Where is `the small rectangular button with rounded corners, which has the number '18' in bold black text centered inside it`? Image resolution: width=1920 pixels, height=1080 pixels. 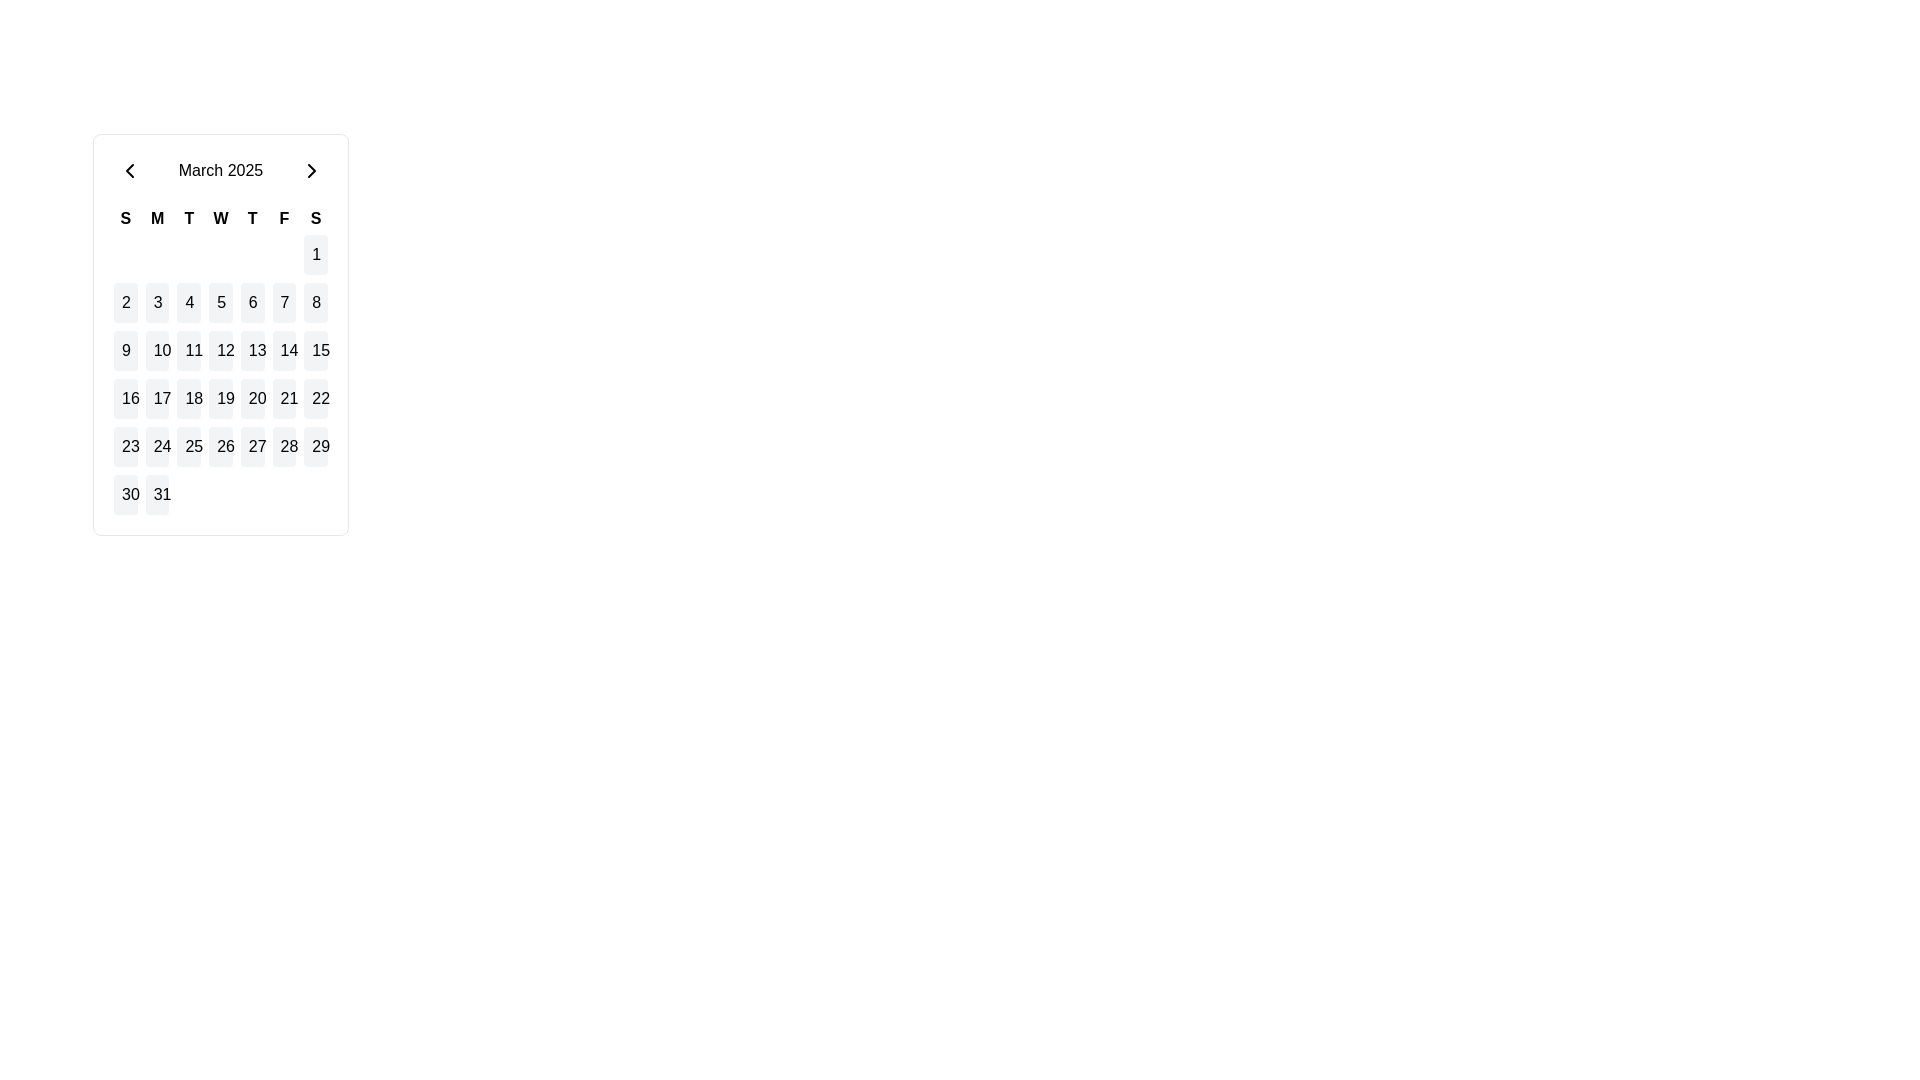
the small rectangular button with rounded corners, which has the number '18' in bold black text centered inside it is located at coordinates (189, 398).